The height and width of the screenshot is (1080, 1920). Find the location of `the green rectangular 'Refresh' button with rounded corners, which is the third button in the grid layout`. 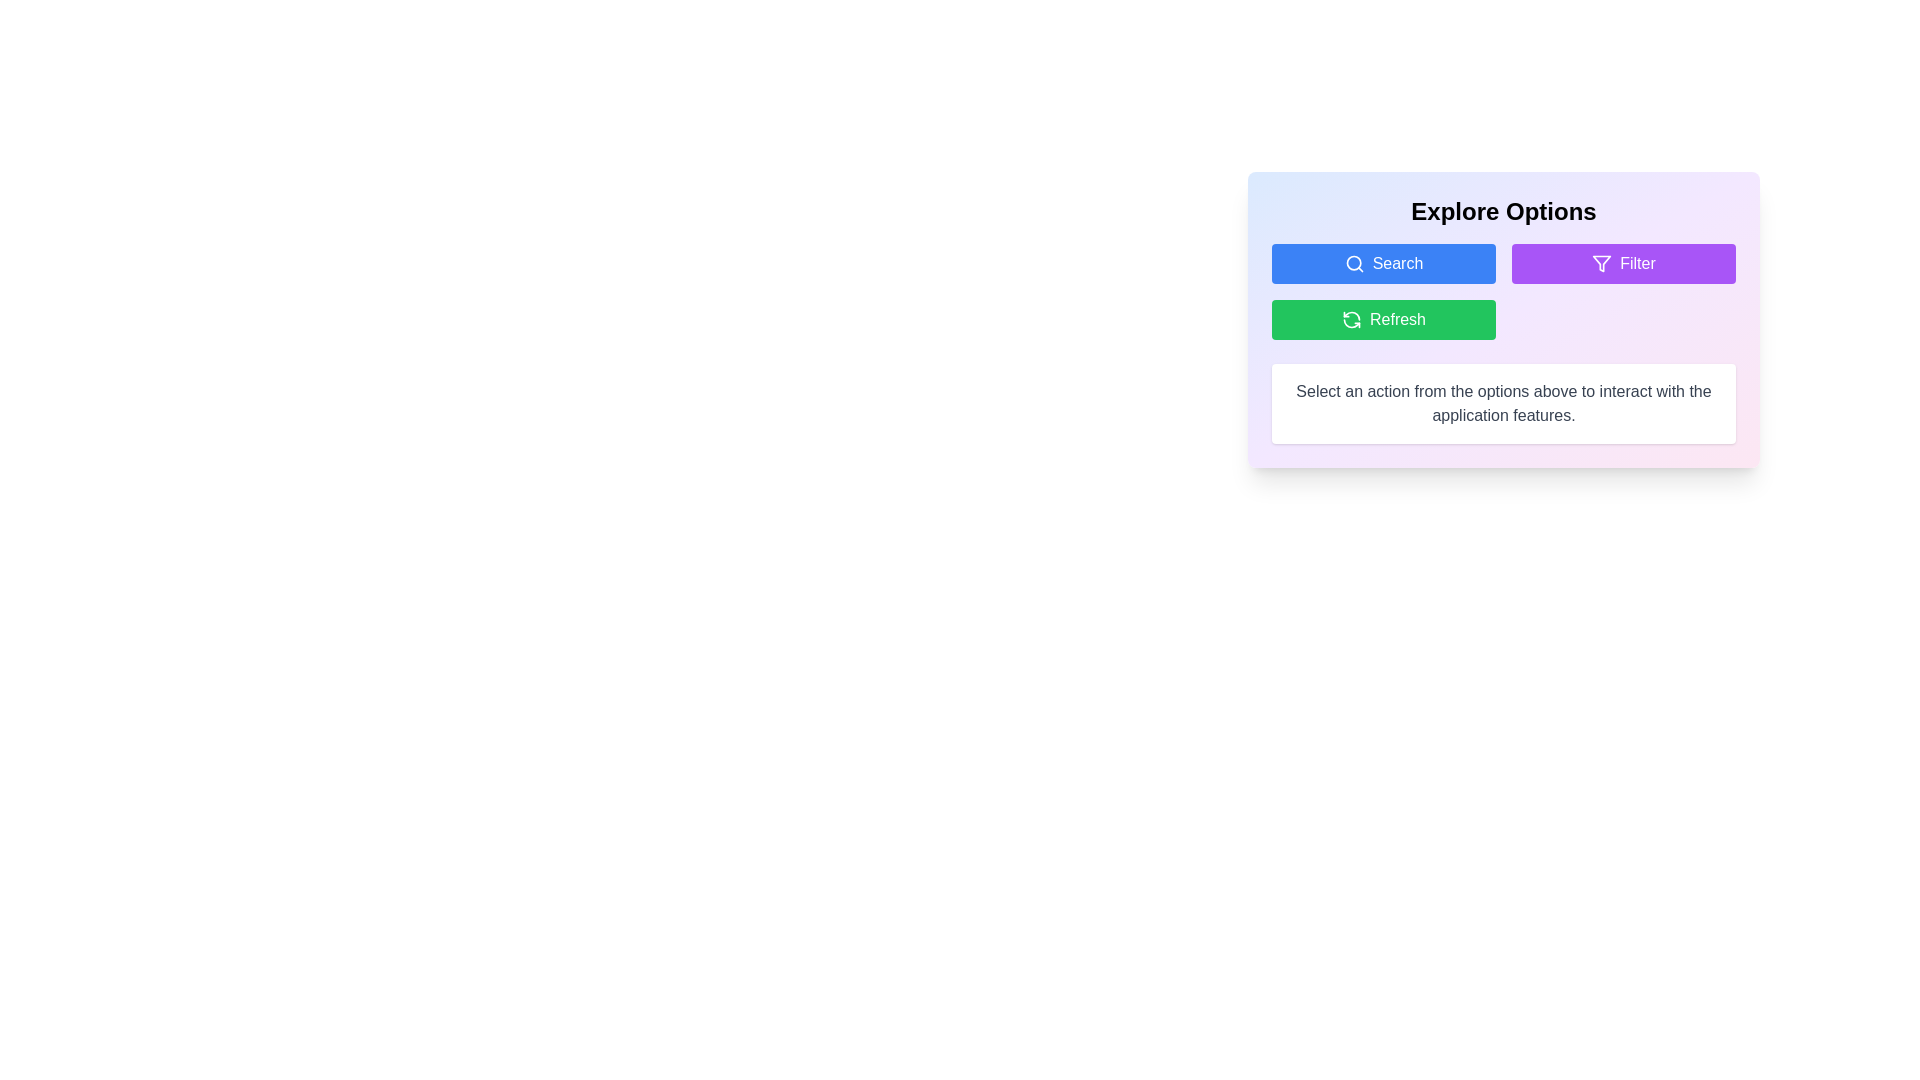

the green rectangular 'Refresh' button with rounded corners, which is the third button in the grid layout is located at coordinates (1382, 319).